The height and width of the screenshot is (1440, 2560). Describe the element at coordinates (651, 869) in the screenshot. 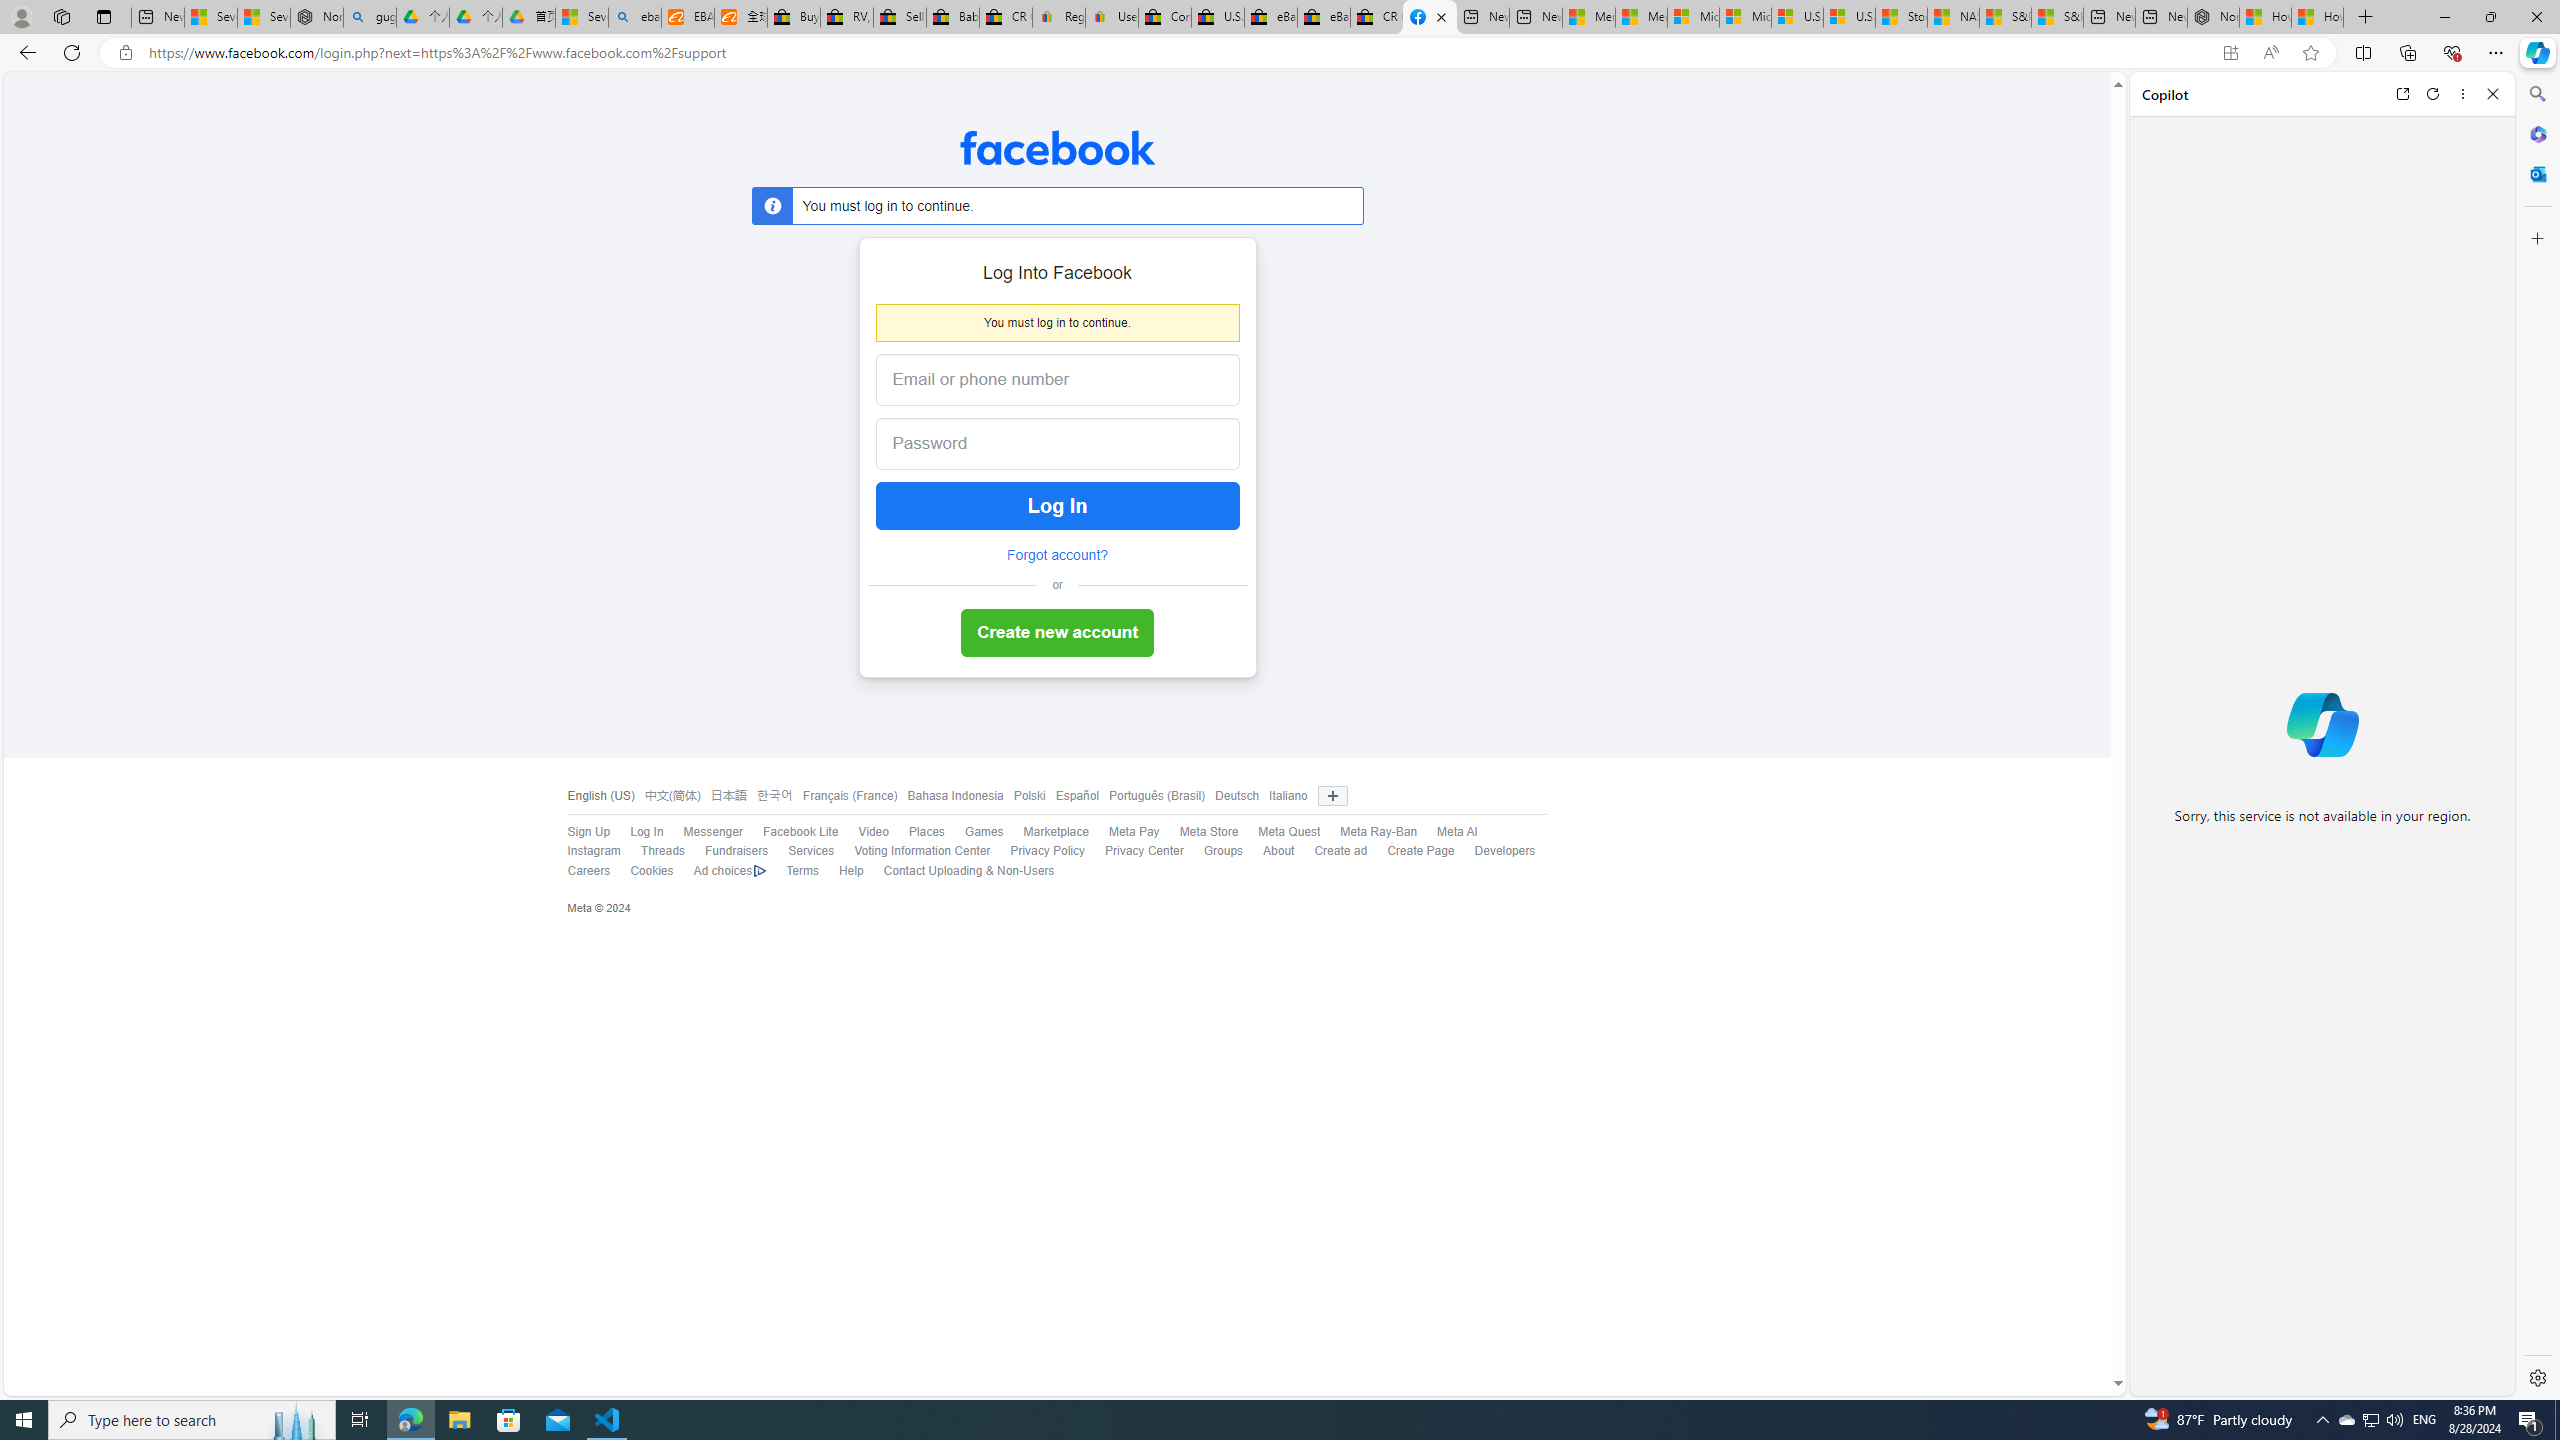

I see `'Cookies'` at that location.